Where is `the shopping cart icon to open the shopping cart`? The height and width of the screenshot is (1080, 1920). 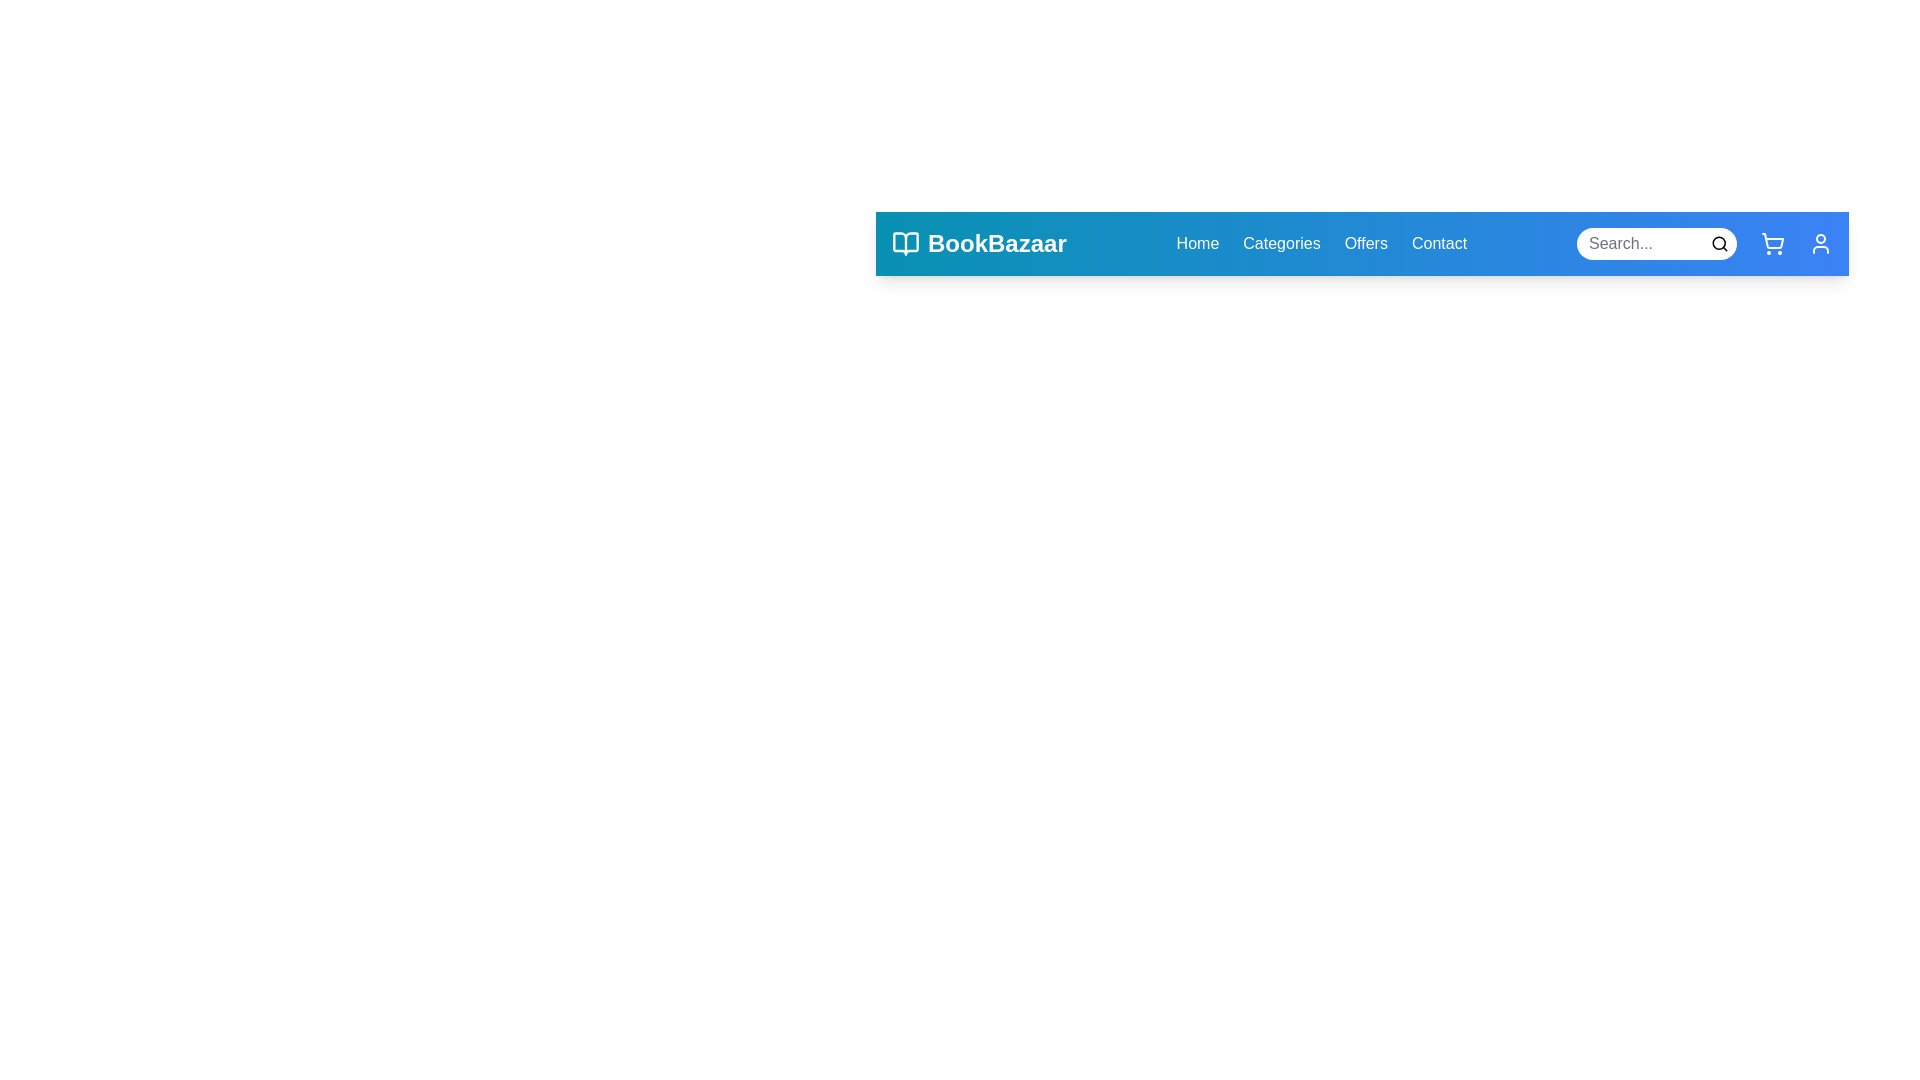
the shopping cart icon to open the shopping cart is located at coordinates (1772, 242).